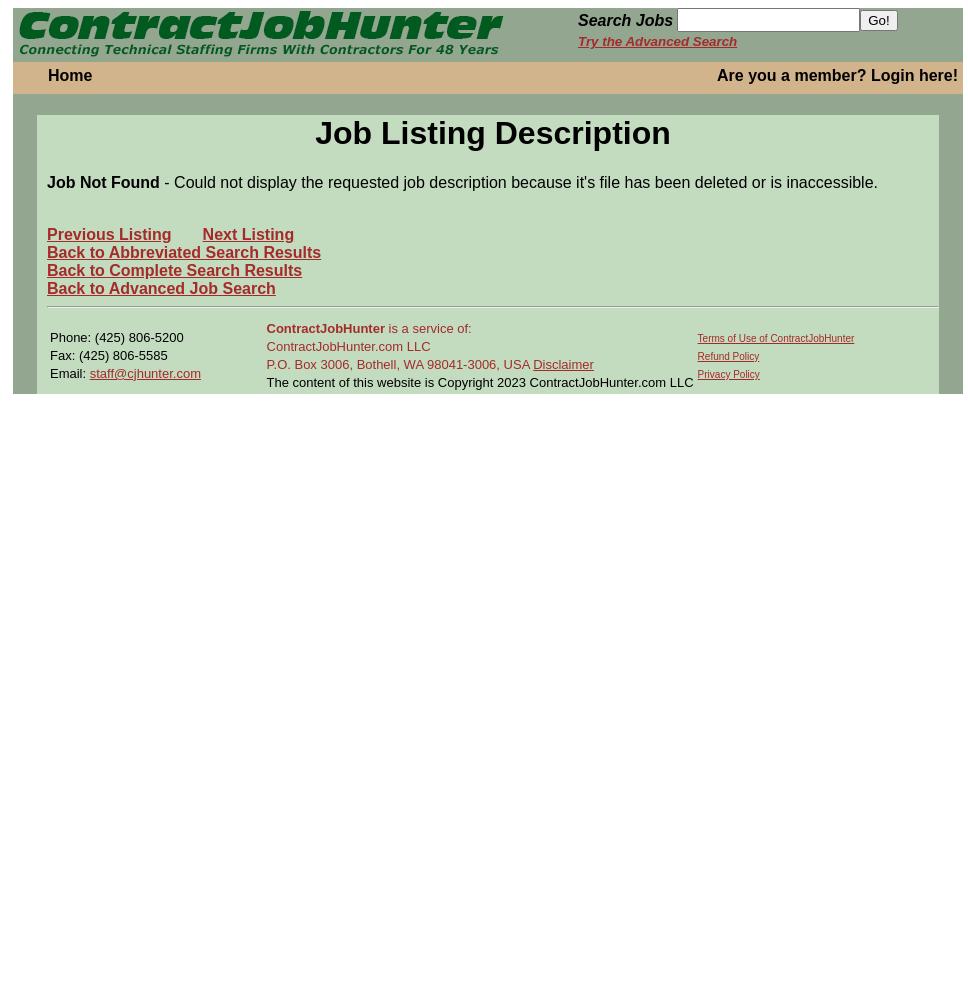 The height and width of the screenshot is (1000, 968). I want to click on 'Previous Listing', so click(108, 232).